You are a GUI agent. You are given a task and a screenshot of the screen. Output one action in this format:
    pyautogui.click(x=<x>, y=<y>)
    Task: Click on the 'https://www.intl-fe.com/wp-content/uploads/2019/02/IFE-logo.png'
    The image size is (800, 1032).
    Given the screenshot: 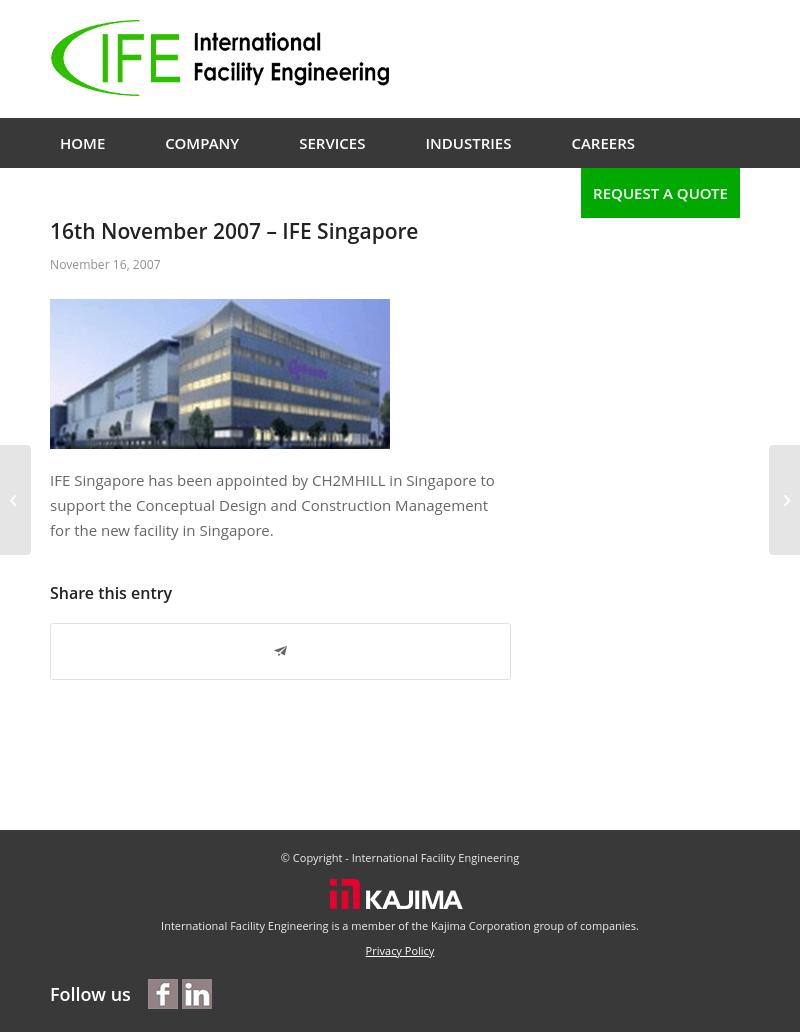 What is the action you would take?
    pyautogui.click(x=49, y=266)
    